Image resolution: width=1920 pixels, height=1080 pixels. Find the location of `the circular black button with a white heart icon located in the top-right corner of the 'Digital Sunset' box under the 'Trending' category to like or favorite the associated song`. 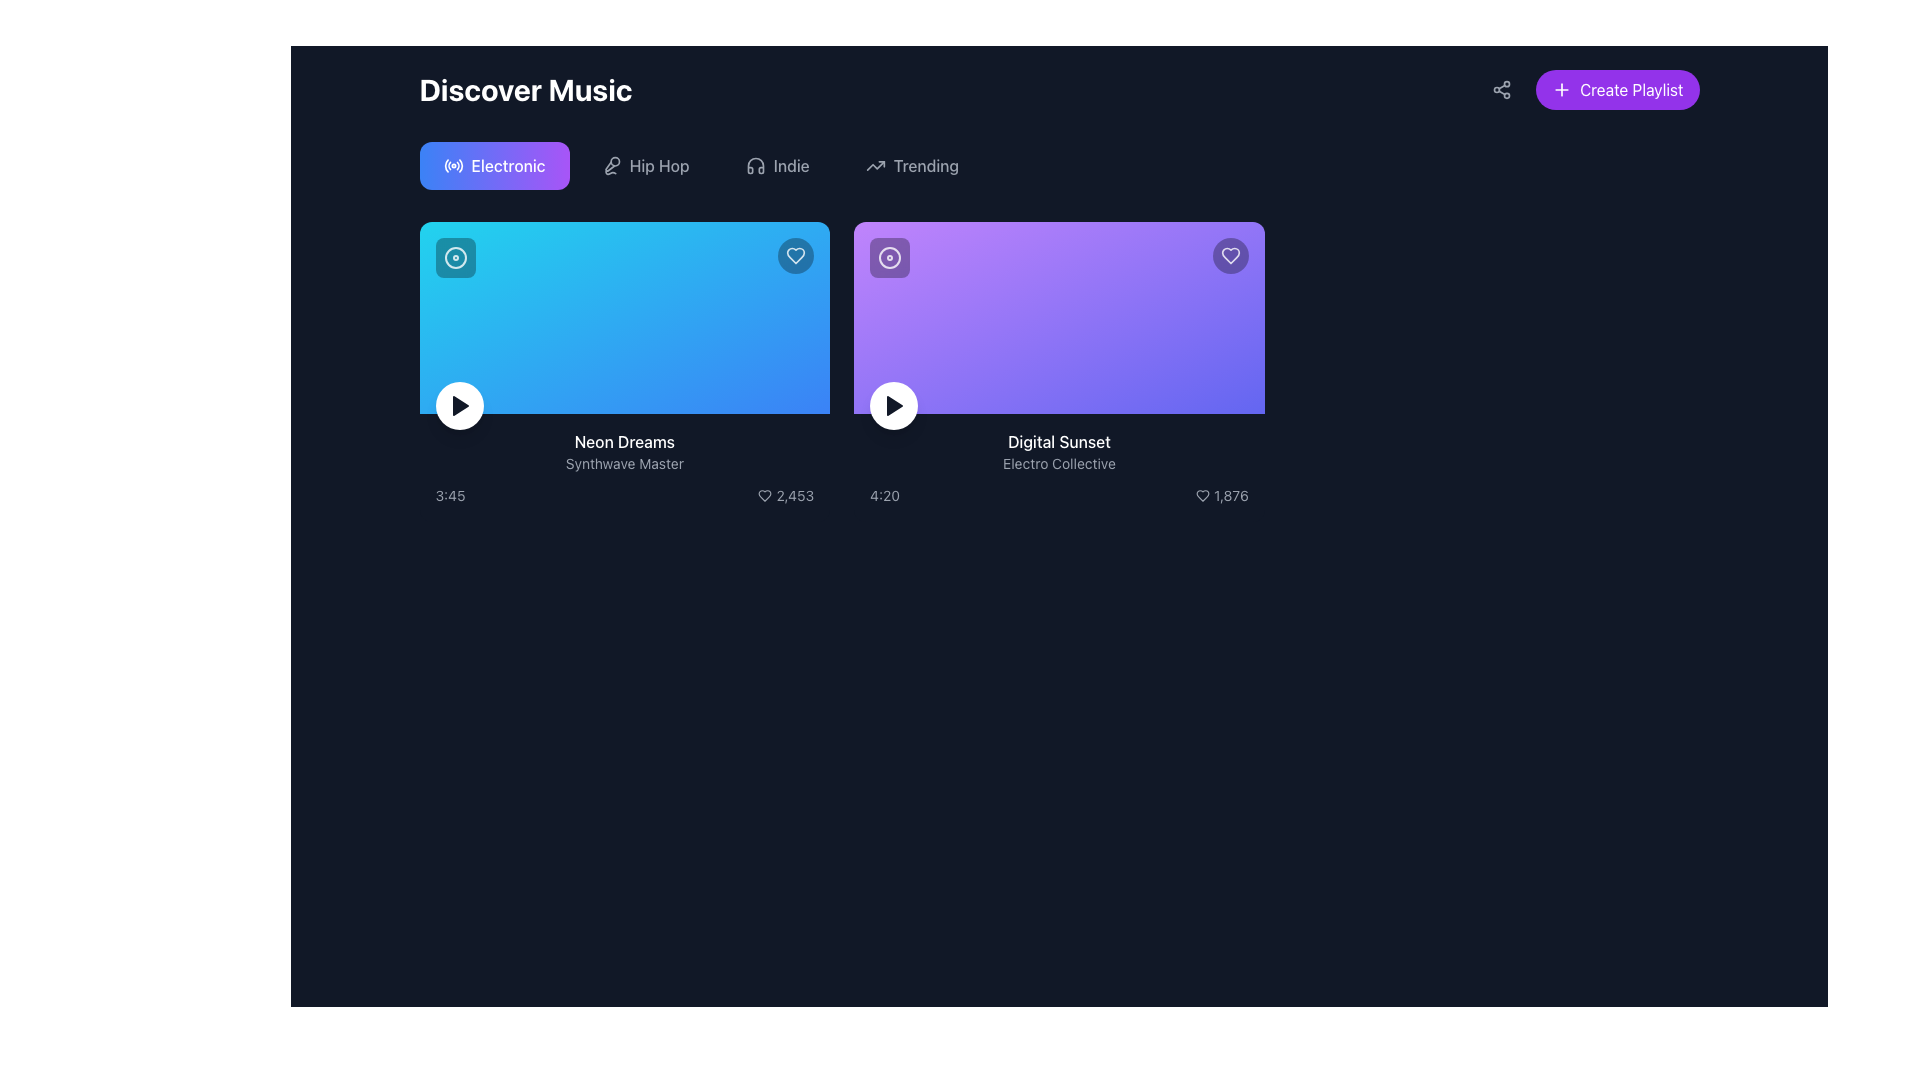

the circular black button with a white heart icon located in the top-right corner of the 'Digital Sunset' box under the 'Trending' category to like or favorite the associated song is located at coordinates (1229, 254).